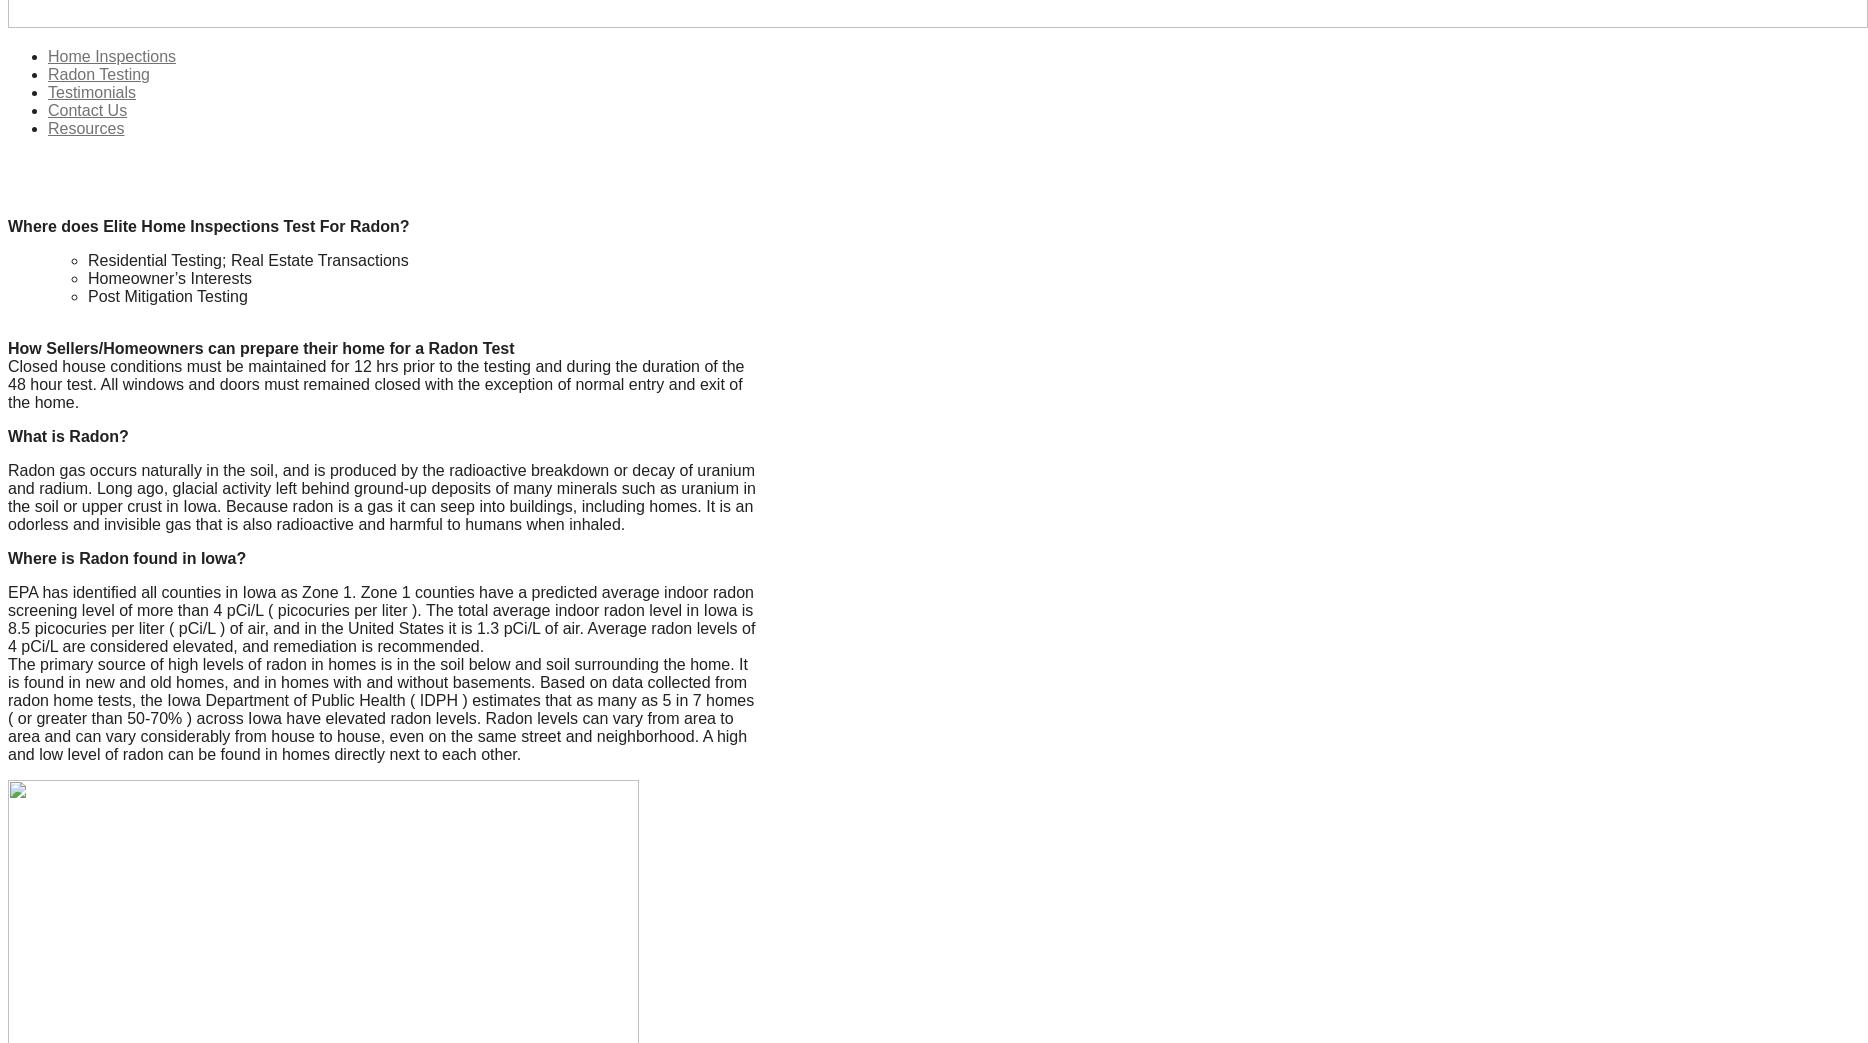 The image size is (1868, 1043). I want to click on 'Contact Us', so click(87, 110).